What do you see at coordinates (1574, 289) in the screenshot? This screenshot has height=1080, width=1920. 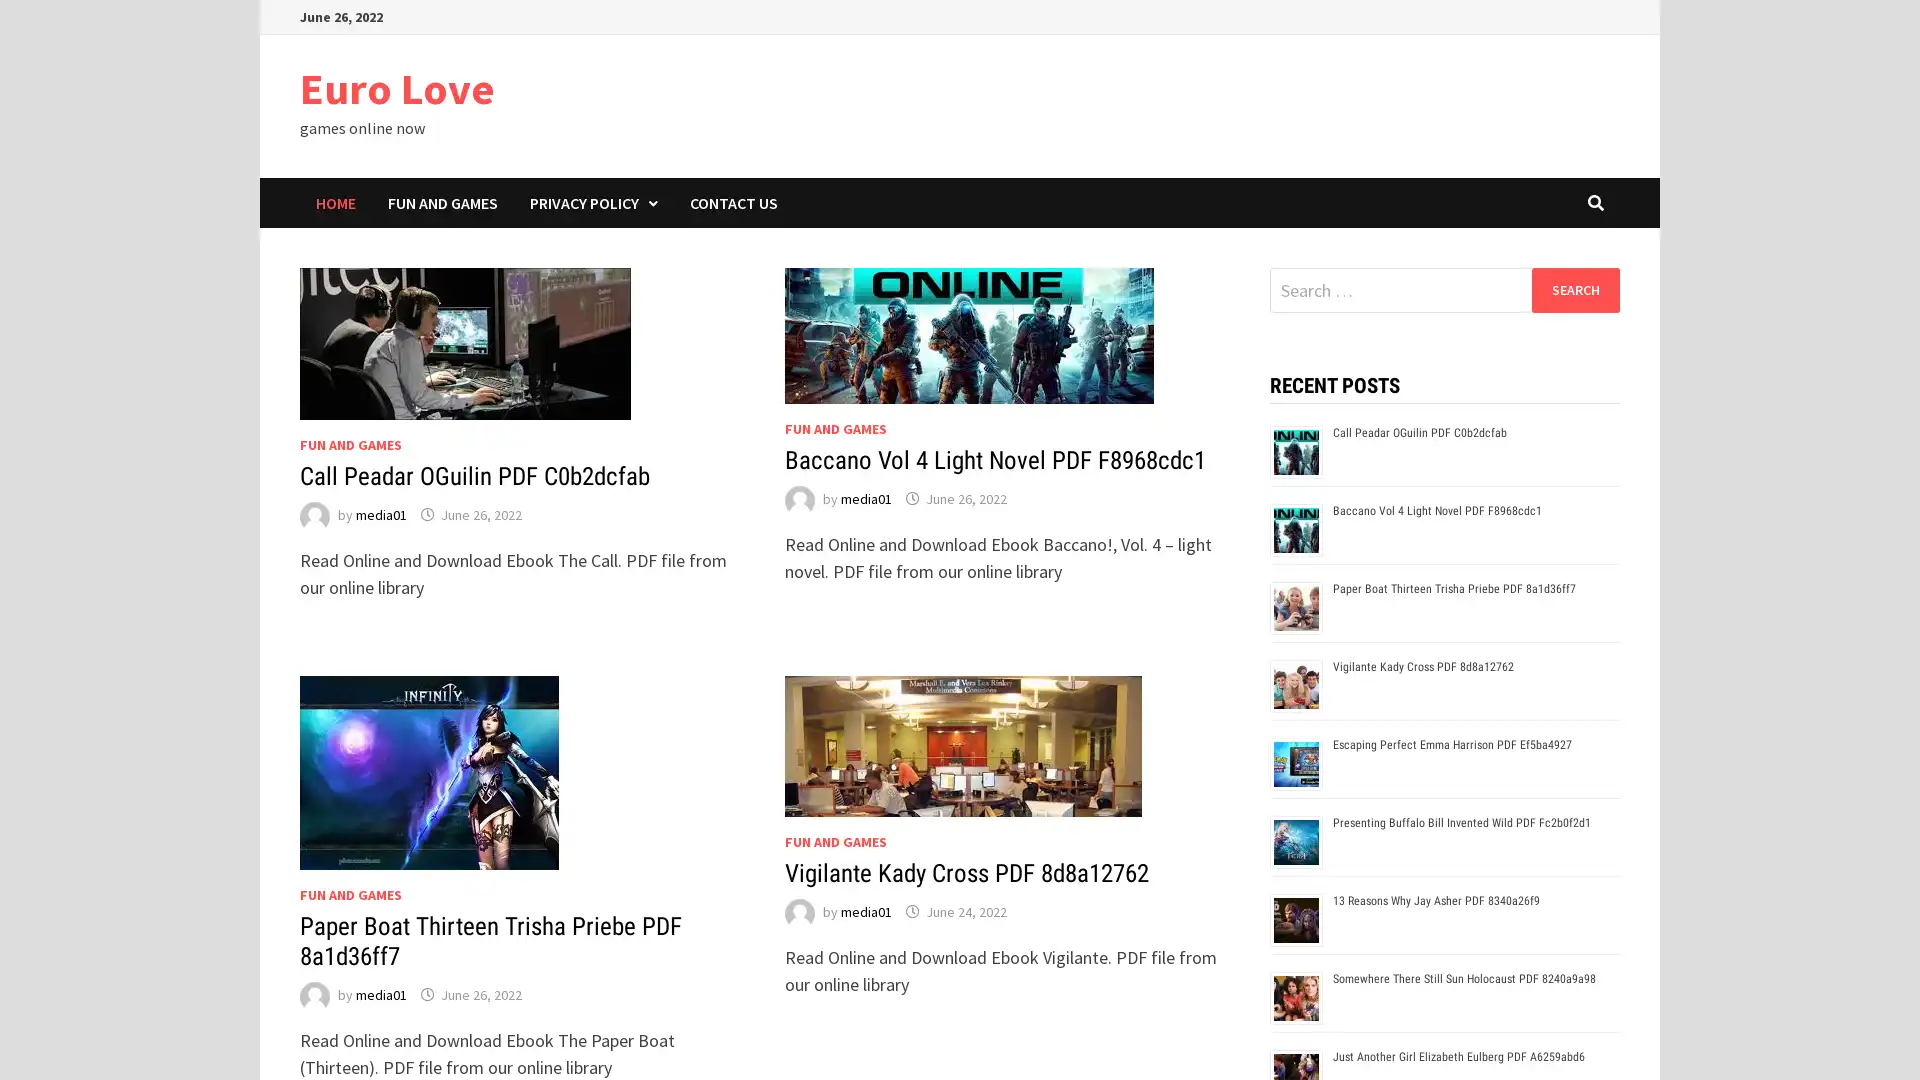 I see `Search` at bounding box center [1574, 289].